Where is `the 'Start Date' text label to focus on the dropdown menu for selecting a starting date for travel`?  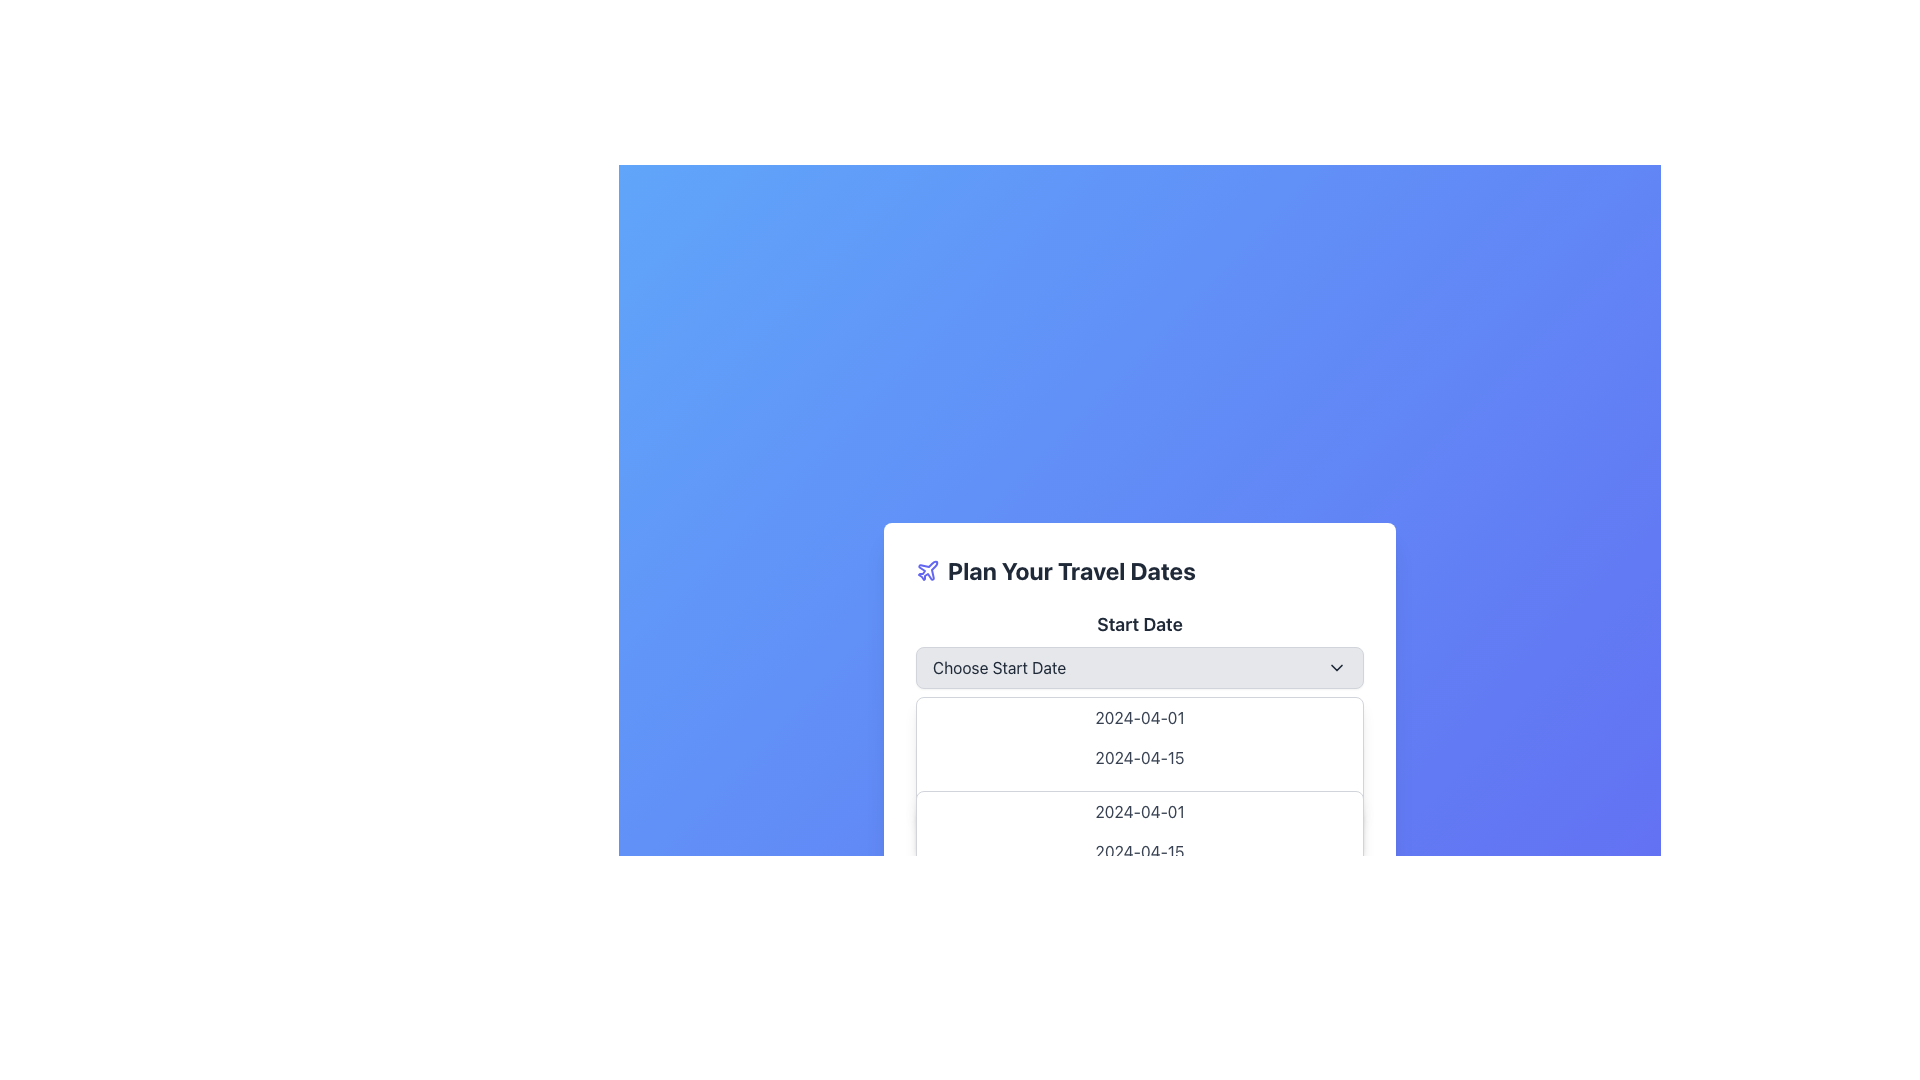
the 'Start Date' text label to focus on the dropdown menu for selecting a starting date for travel is located at coordinates (999, 667).